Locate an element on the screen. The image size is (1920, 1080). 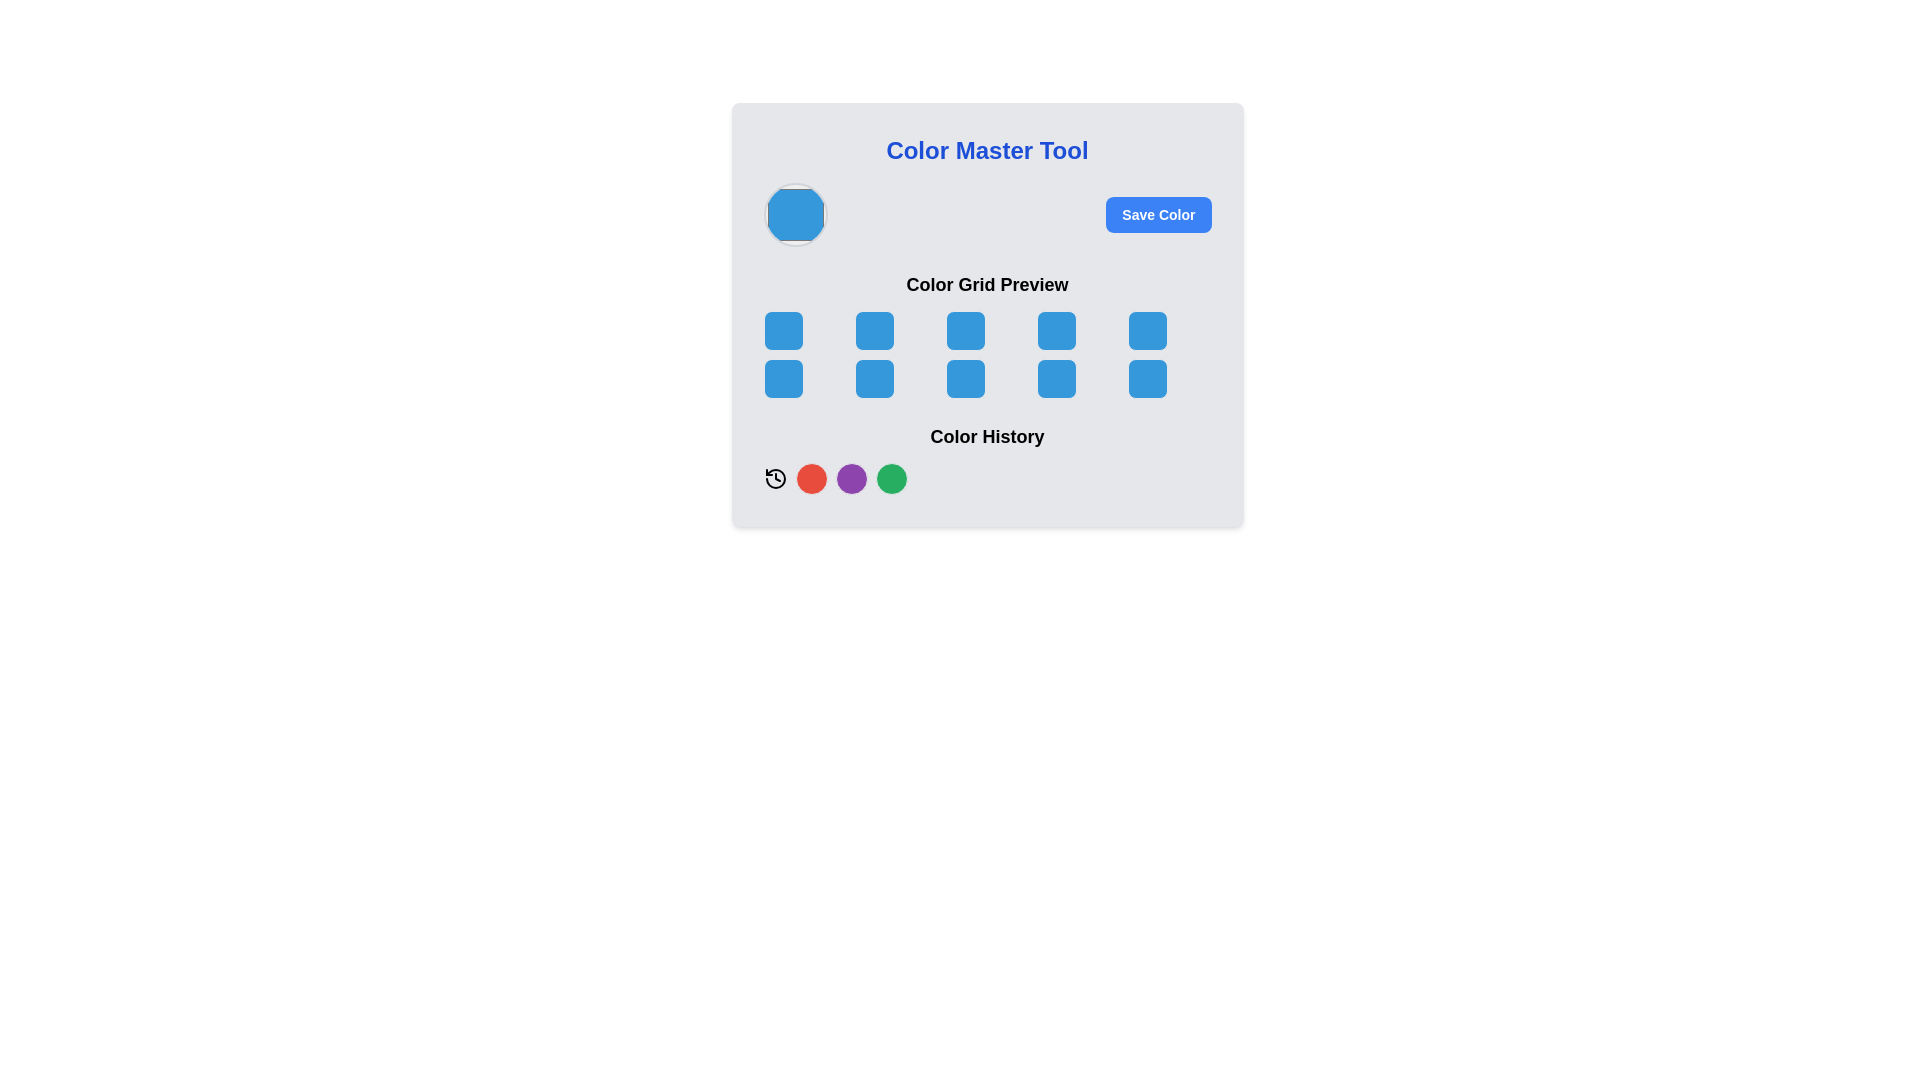
the inactive button styled as a grid item in the top-left corner of the 'Color Grid Preview' section to possibly select or edit a color is located at coordinates (782, 330).